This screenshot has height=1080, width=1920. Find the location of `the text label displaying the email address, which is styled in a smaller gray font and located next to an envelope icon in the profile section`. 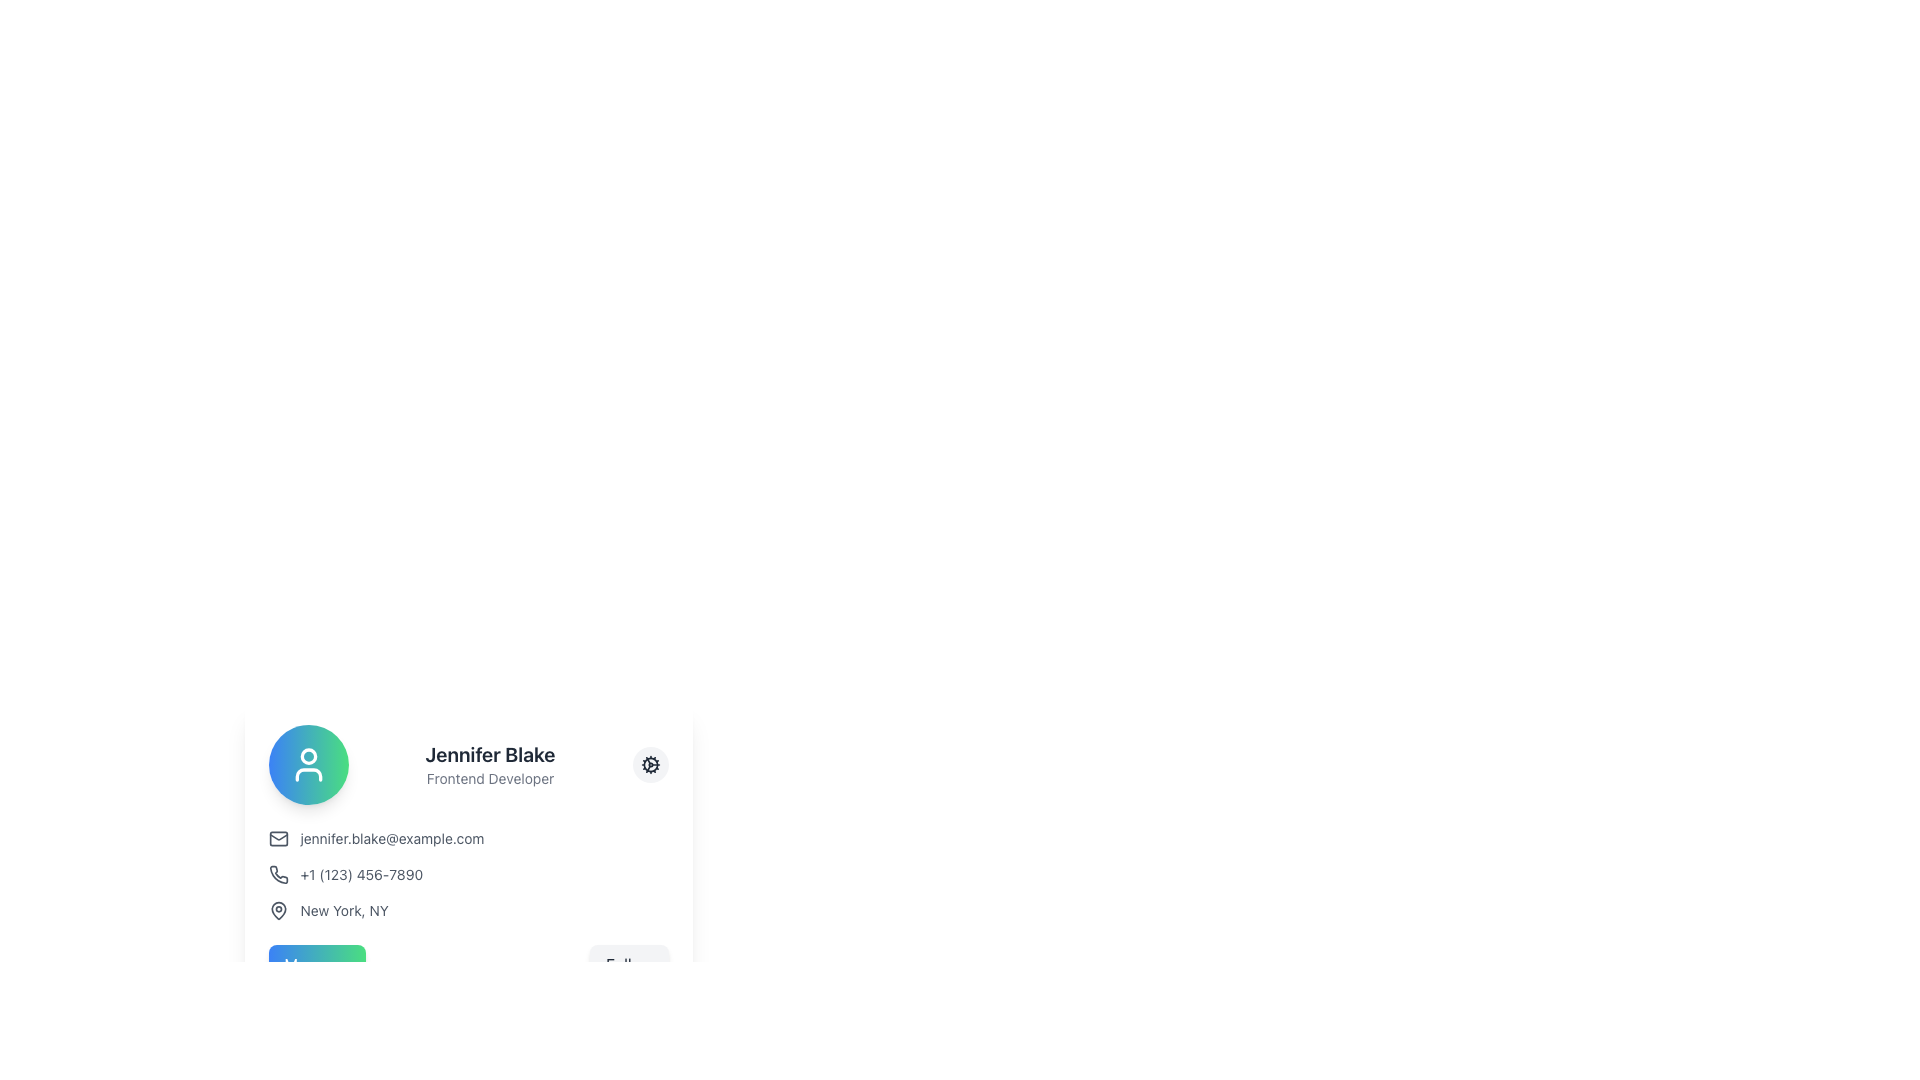

the text label displaying the email address, which is styled in a smaller gray font and located next to an envelope icon in the profile section is located at coordinates (467, 839).